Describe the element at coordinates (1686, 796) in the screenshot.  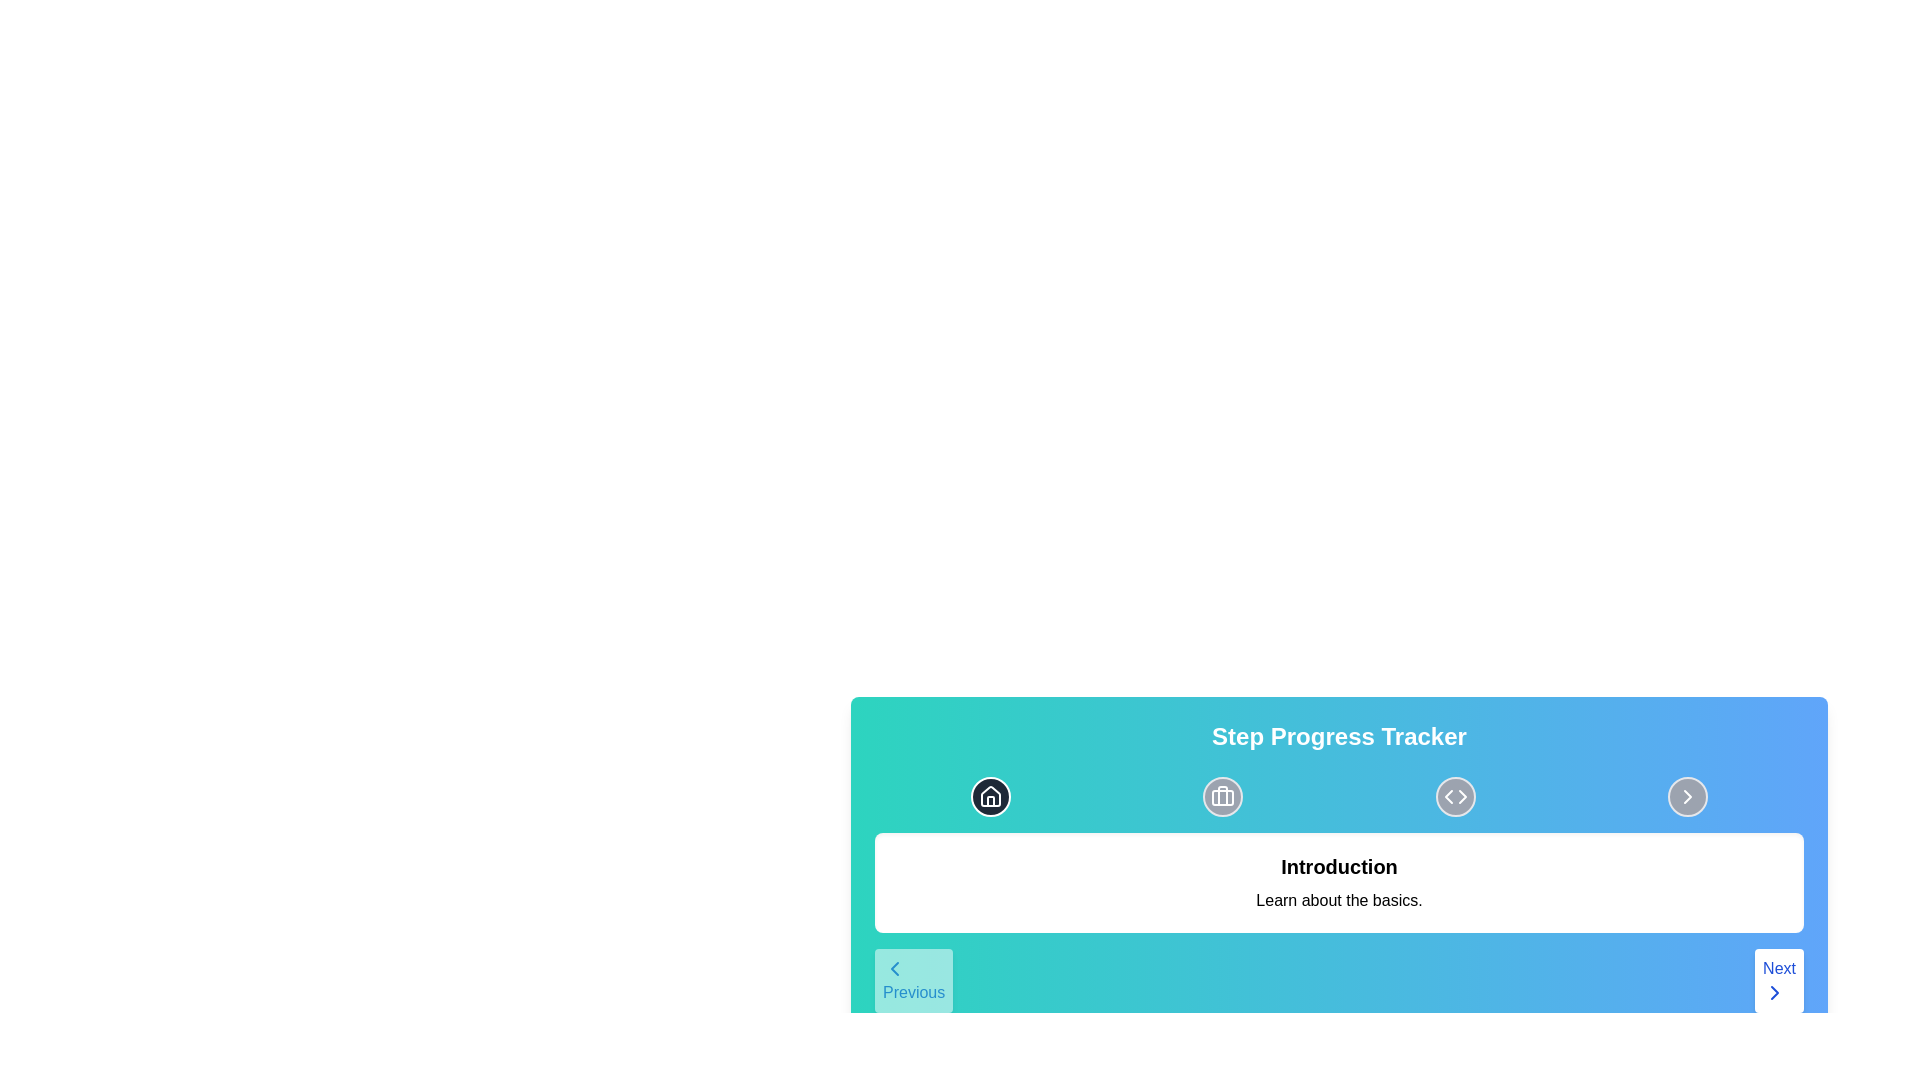
I see `the navigational button located at the far-right side among evenly spaced circular buttons in the upper section of a card-like component` at that location.